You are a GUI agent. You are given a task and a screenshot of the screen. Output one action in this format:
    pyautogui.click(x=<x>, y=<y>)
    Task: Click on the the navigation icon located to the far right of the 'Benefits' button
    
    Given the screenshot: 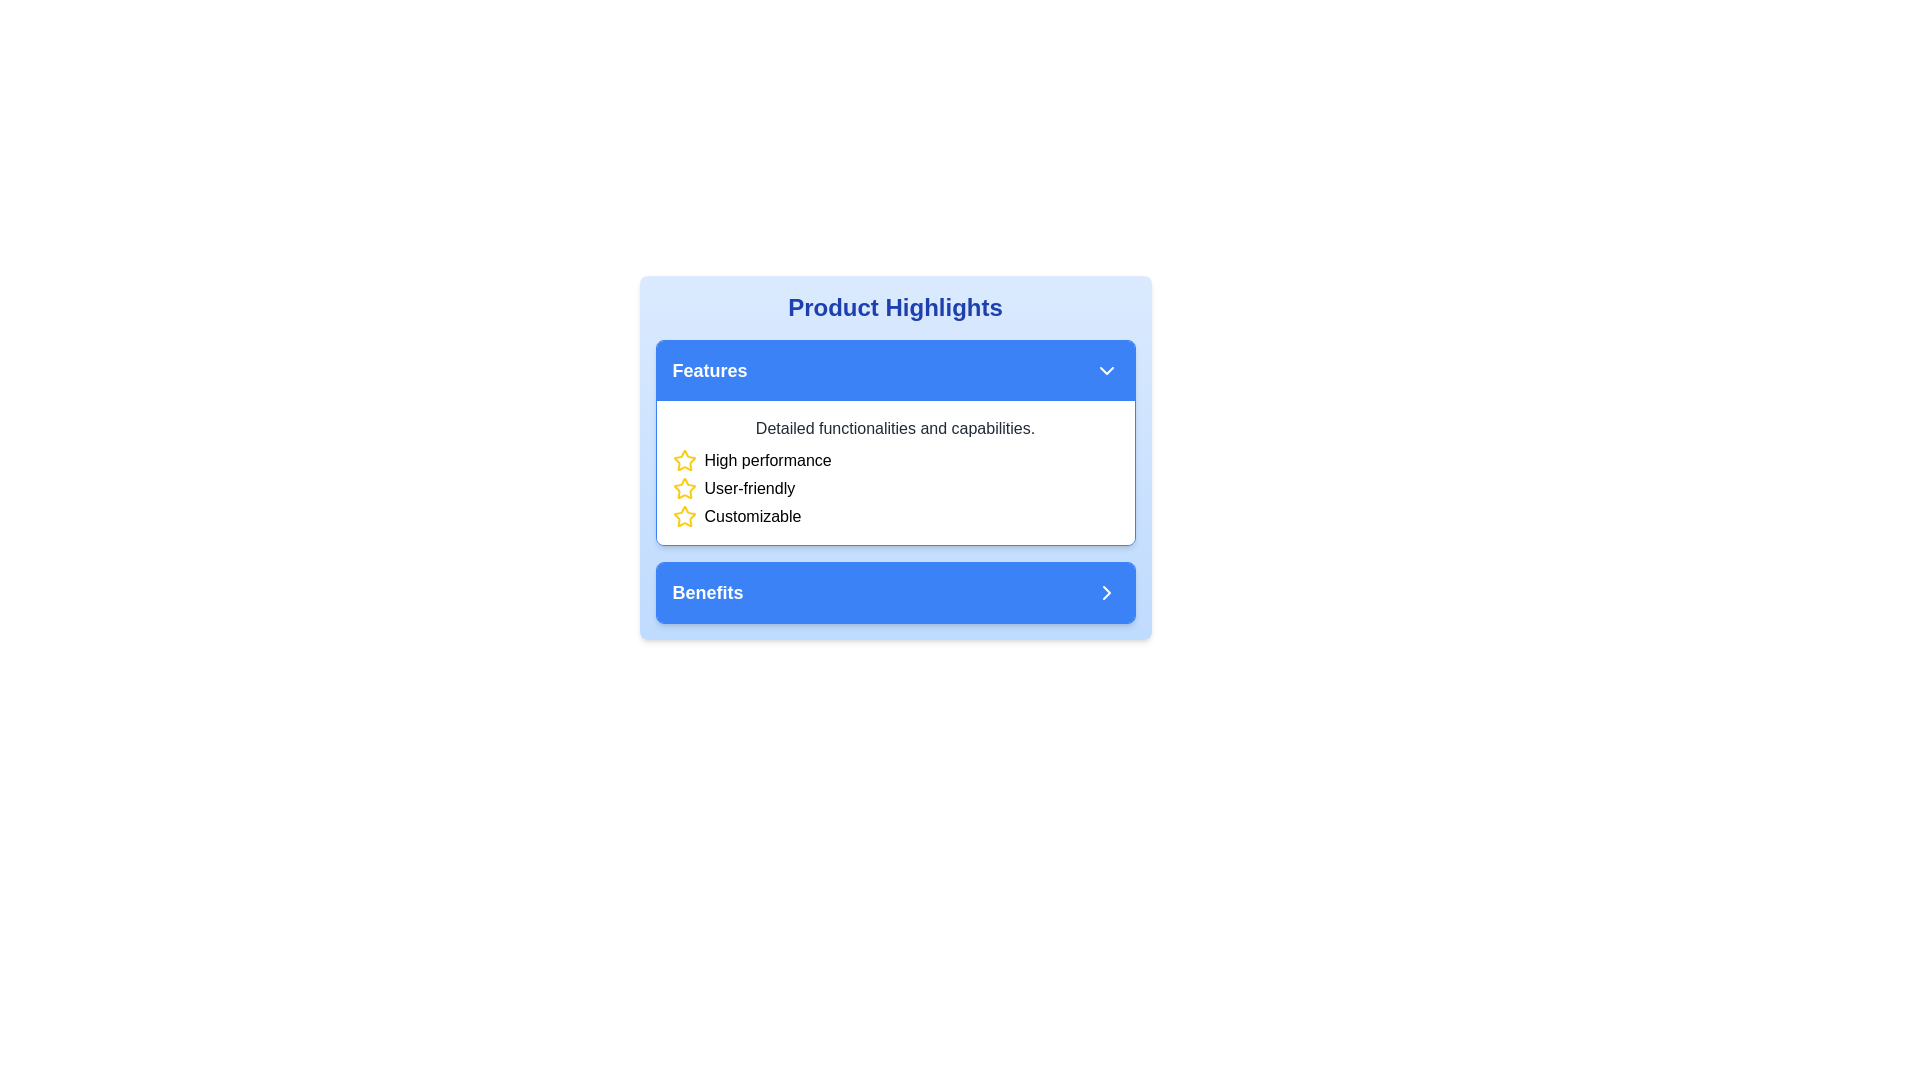 What is the action you would take?
    pyautogui.click(x=1105, y=592)
    